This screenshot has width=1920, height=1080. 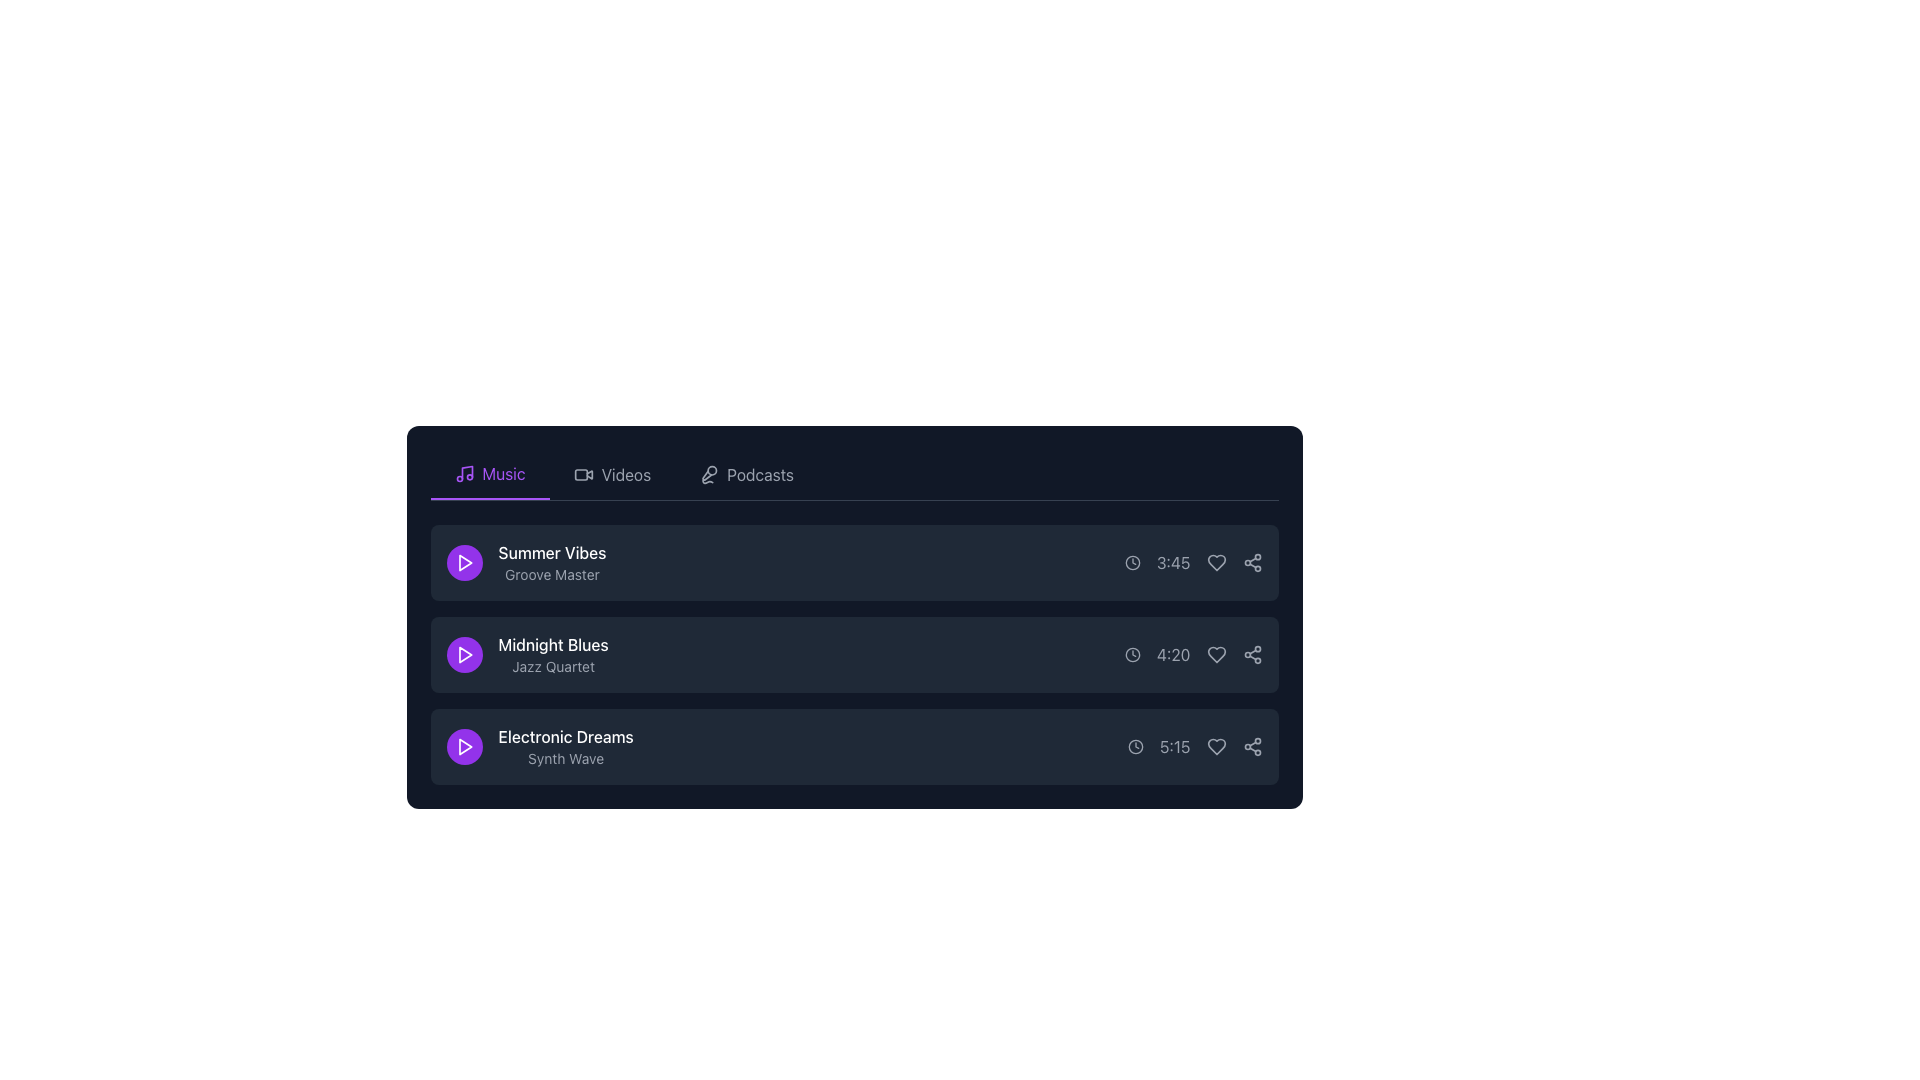 What do you see at coordinates (463, 655) in the screenshot?
I see `the play button located to the left of the 'Midnight Blues Jazz Quartet' text` at bounding box center [463, 655].